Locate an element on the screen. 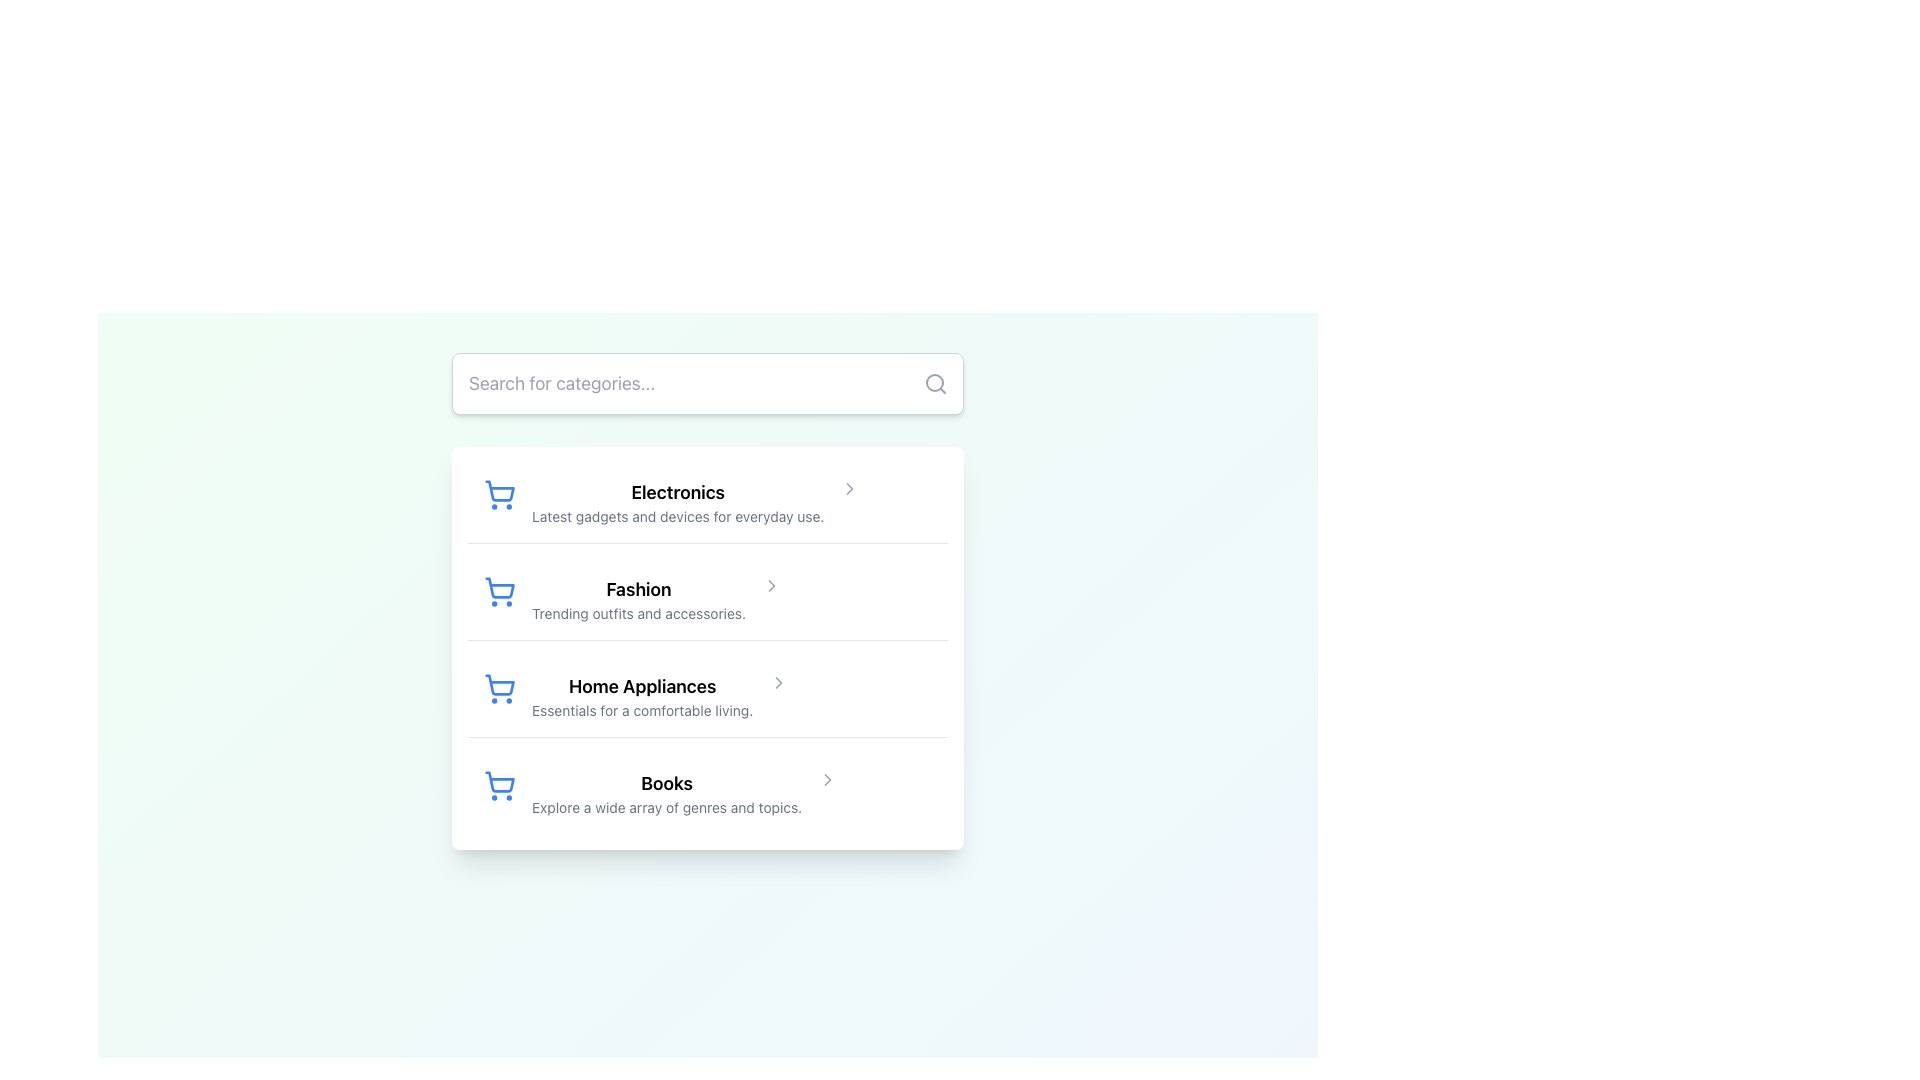  the chevron icon button located to the far right of the 'Fashion Trending outfits and accessories' list item is located at coordinates (771, 585).